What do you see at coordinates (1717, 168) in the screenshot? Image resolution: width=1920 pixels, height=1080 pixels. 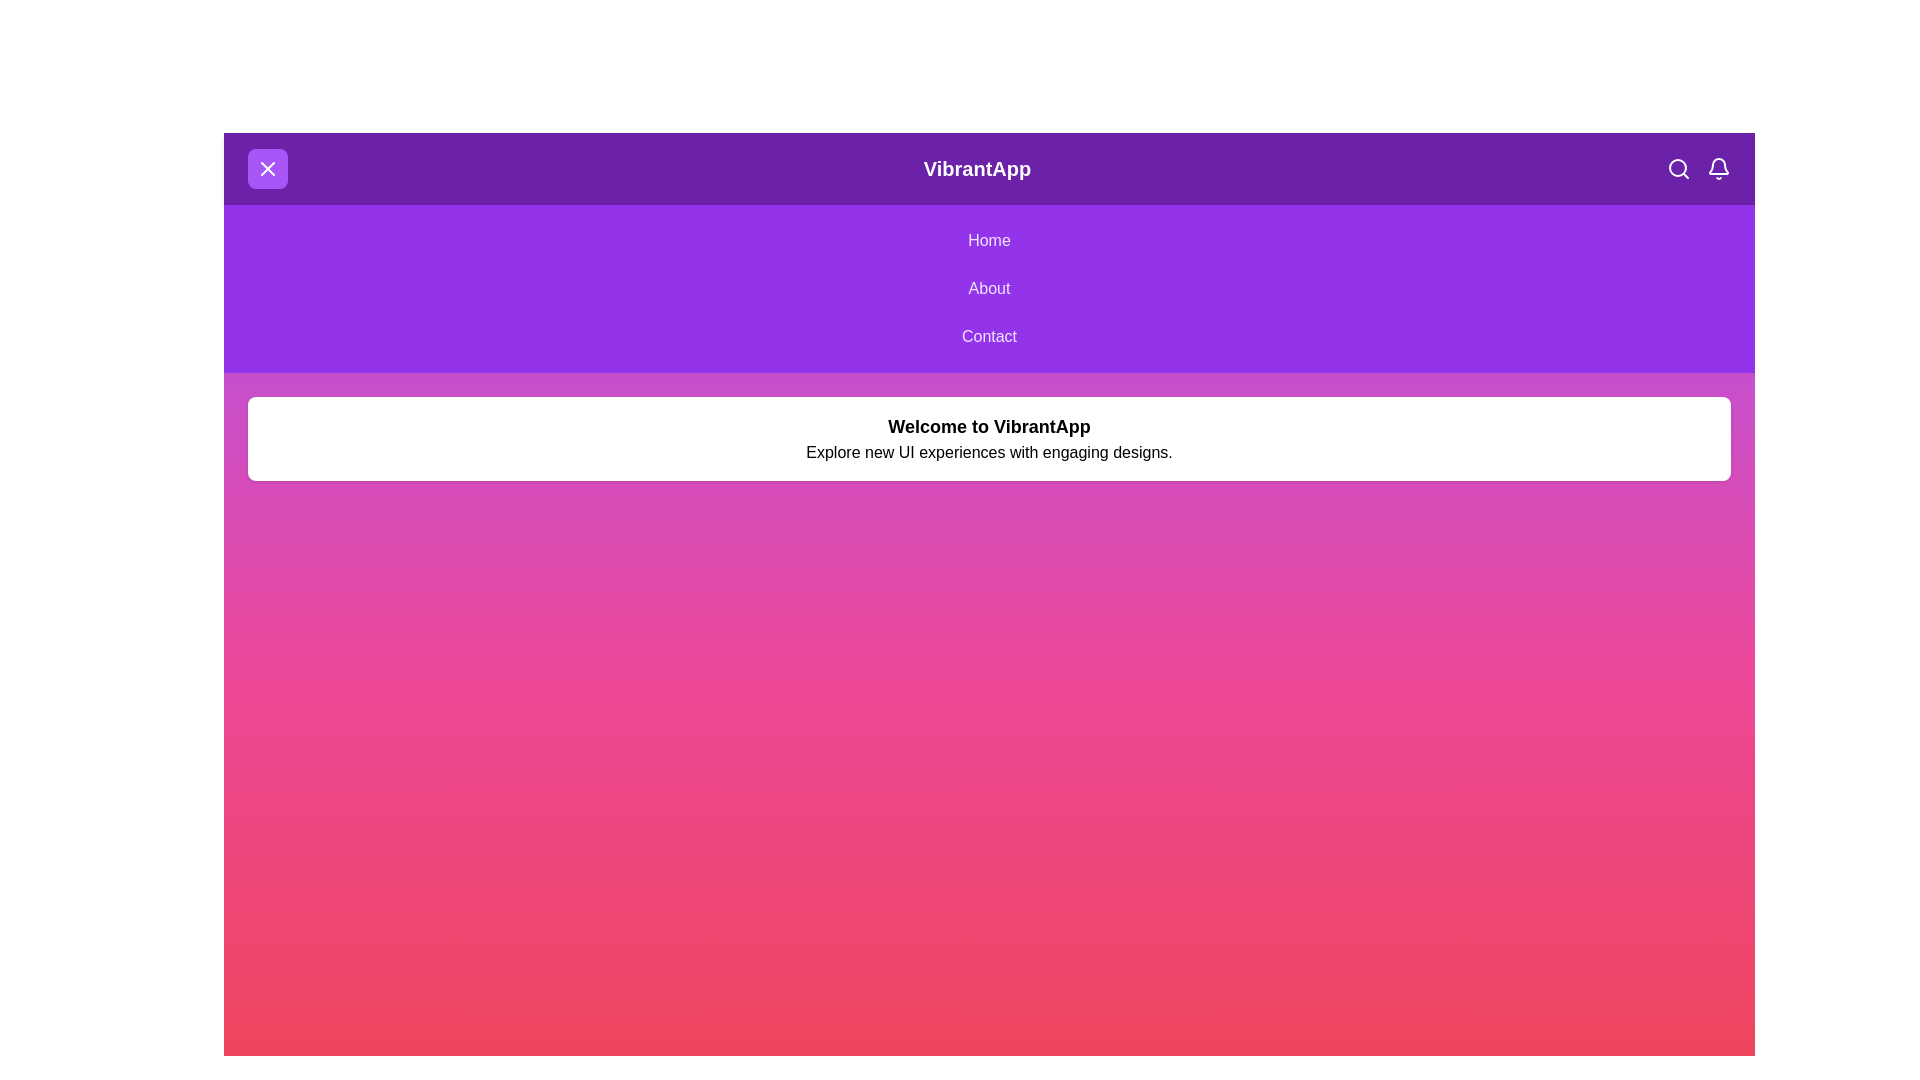 I see `the bell icon to view notifications` at bounding box center [1717, 168].